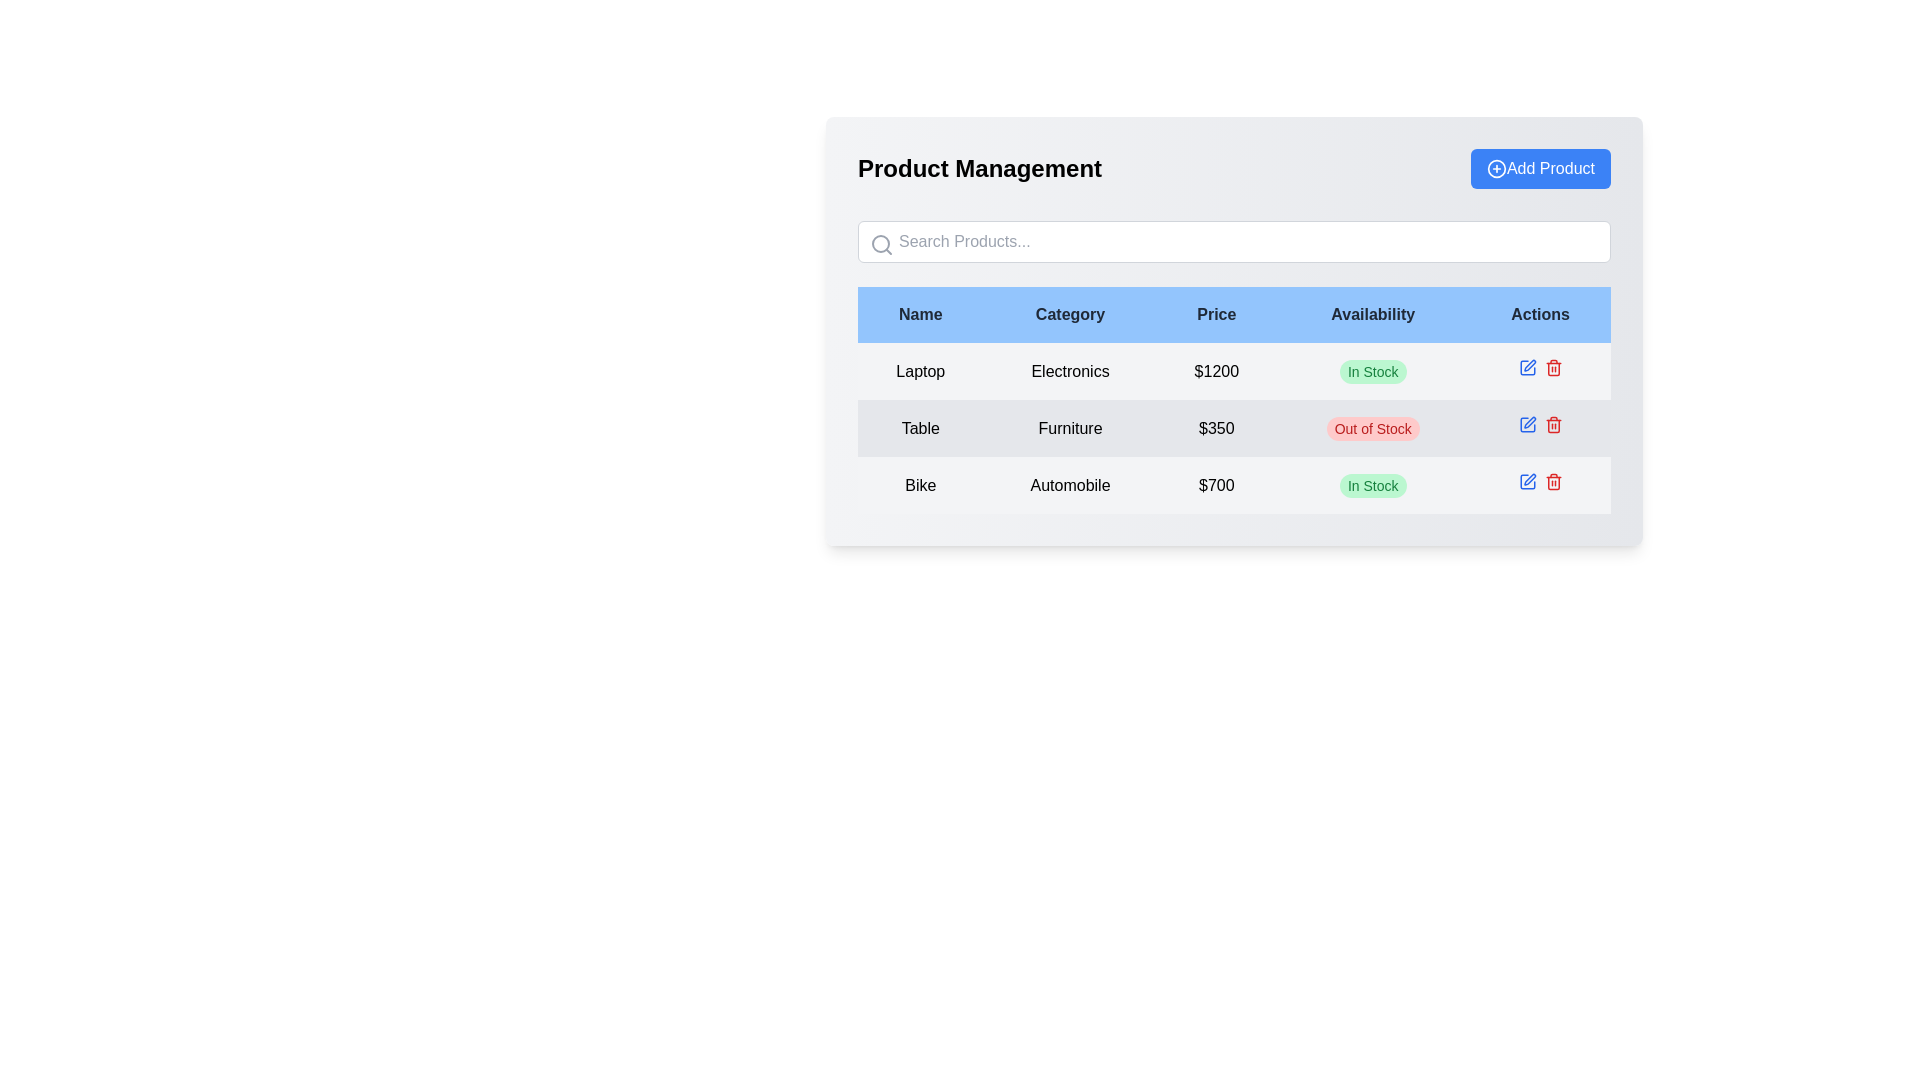 The height and width of the screenshot is (1080, 1920). What do you see at coordinates (1539, 315) in the screenshot?
I see `the static text label displaying 'Actions' in bold, located in the fifth column header of the table layout` at bounding box center [1539, 315].